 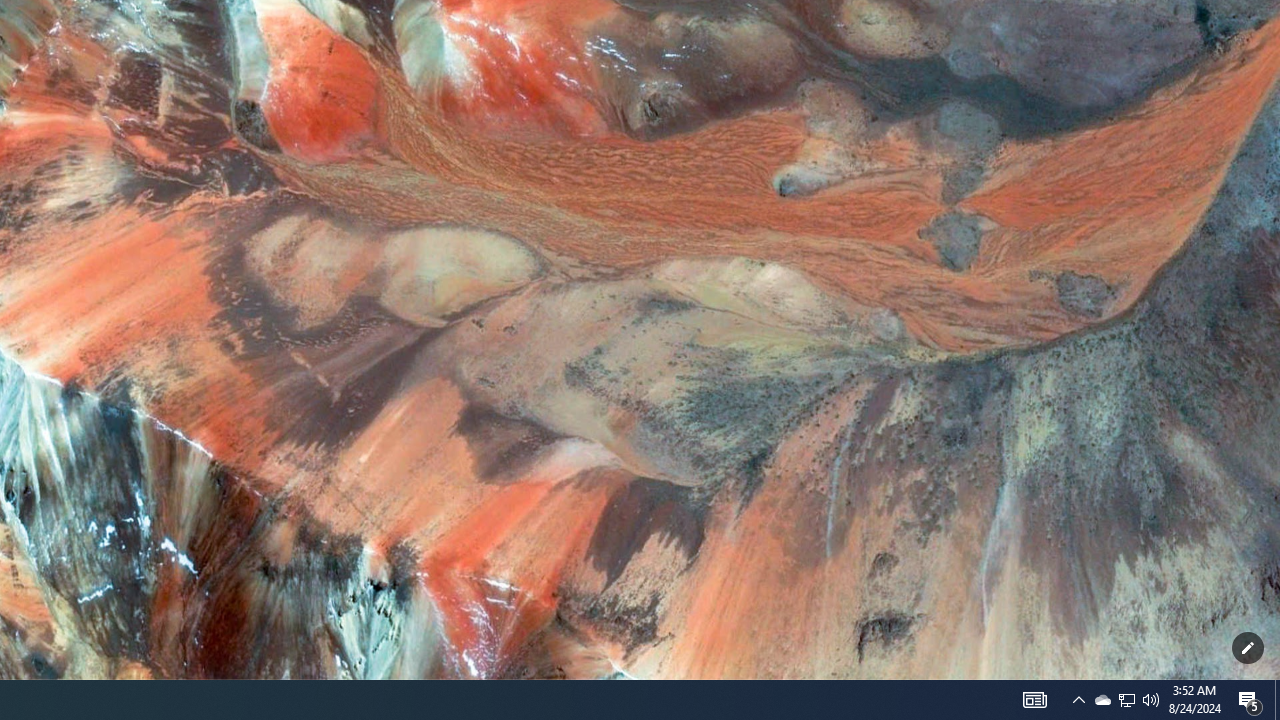 What do you see at coordinates (1078, 698) in the screenshot?
I see `'User Promoted Notification Area'` at bounding box center [1078, 698].